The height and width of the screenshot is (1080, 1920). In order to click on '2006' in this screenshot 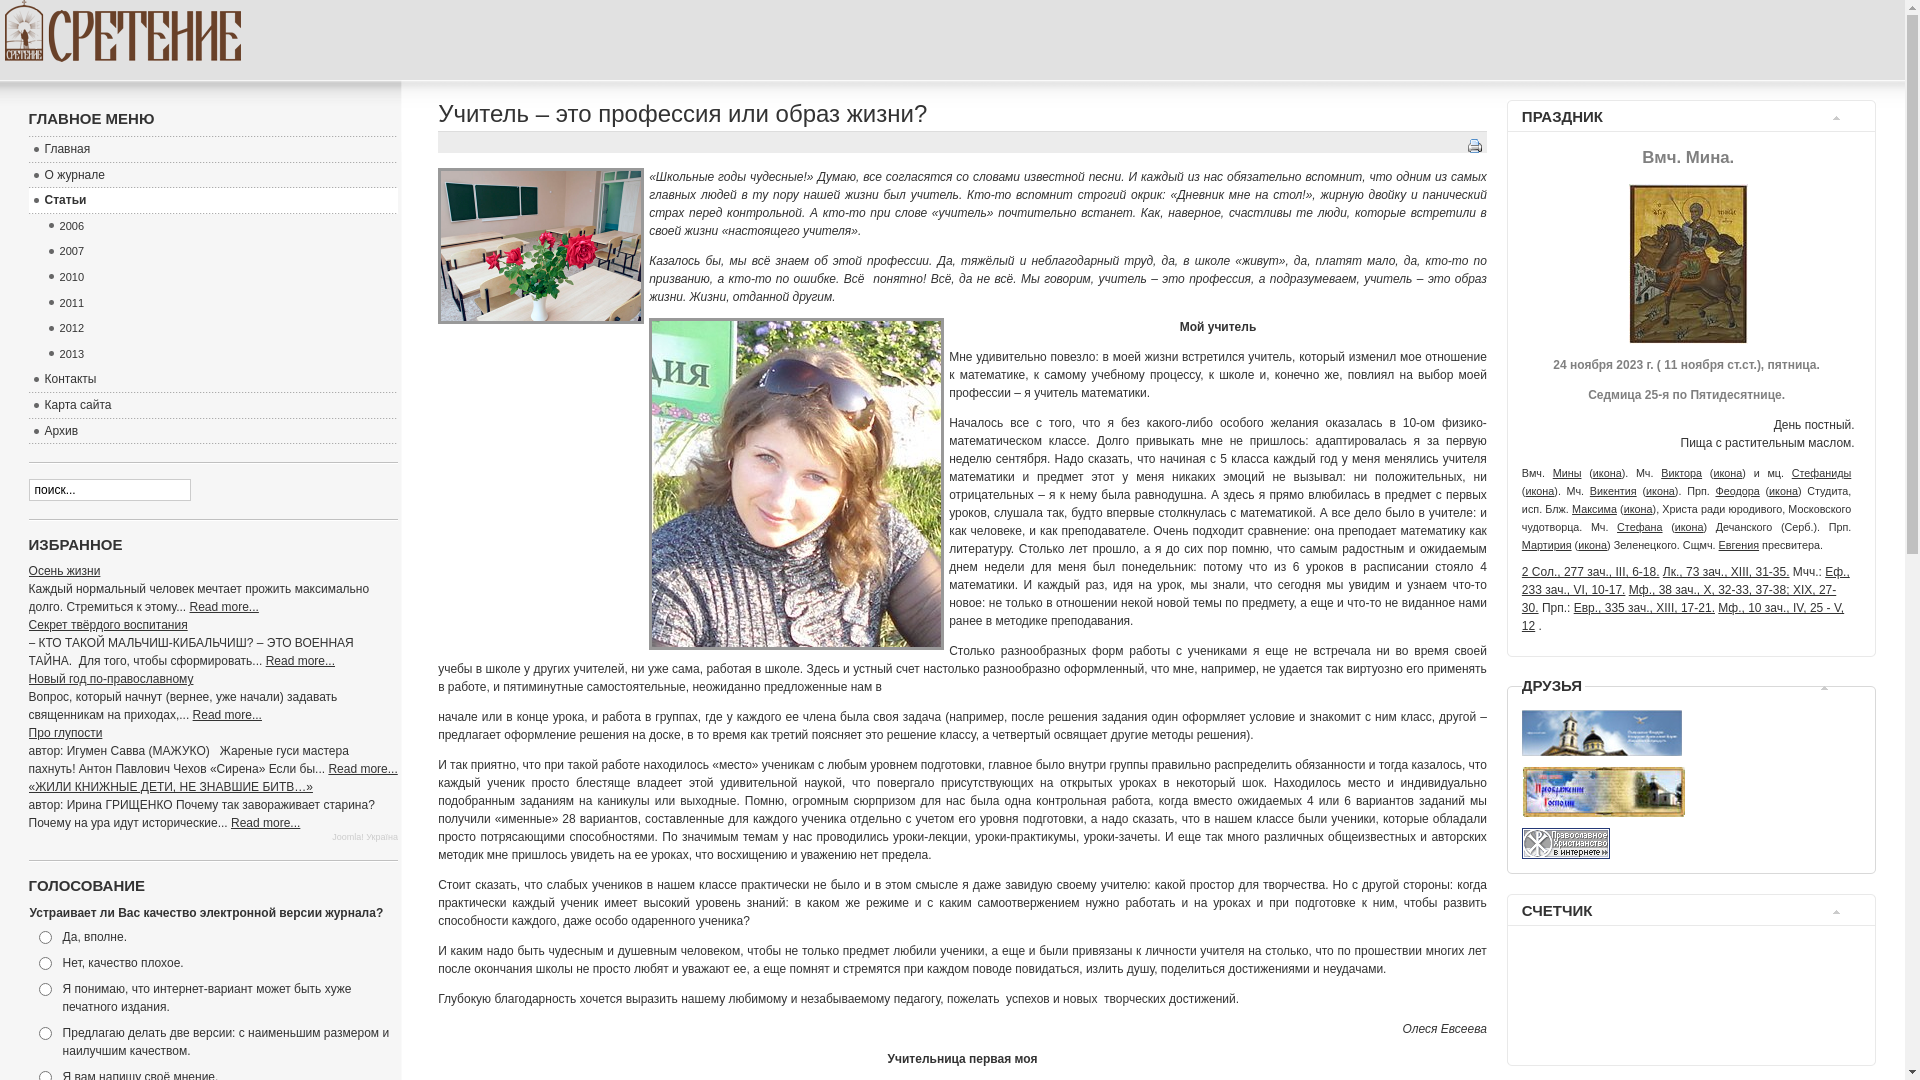, I will do `click(43, 226)`.